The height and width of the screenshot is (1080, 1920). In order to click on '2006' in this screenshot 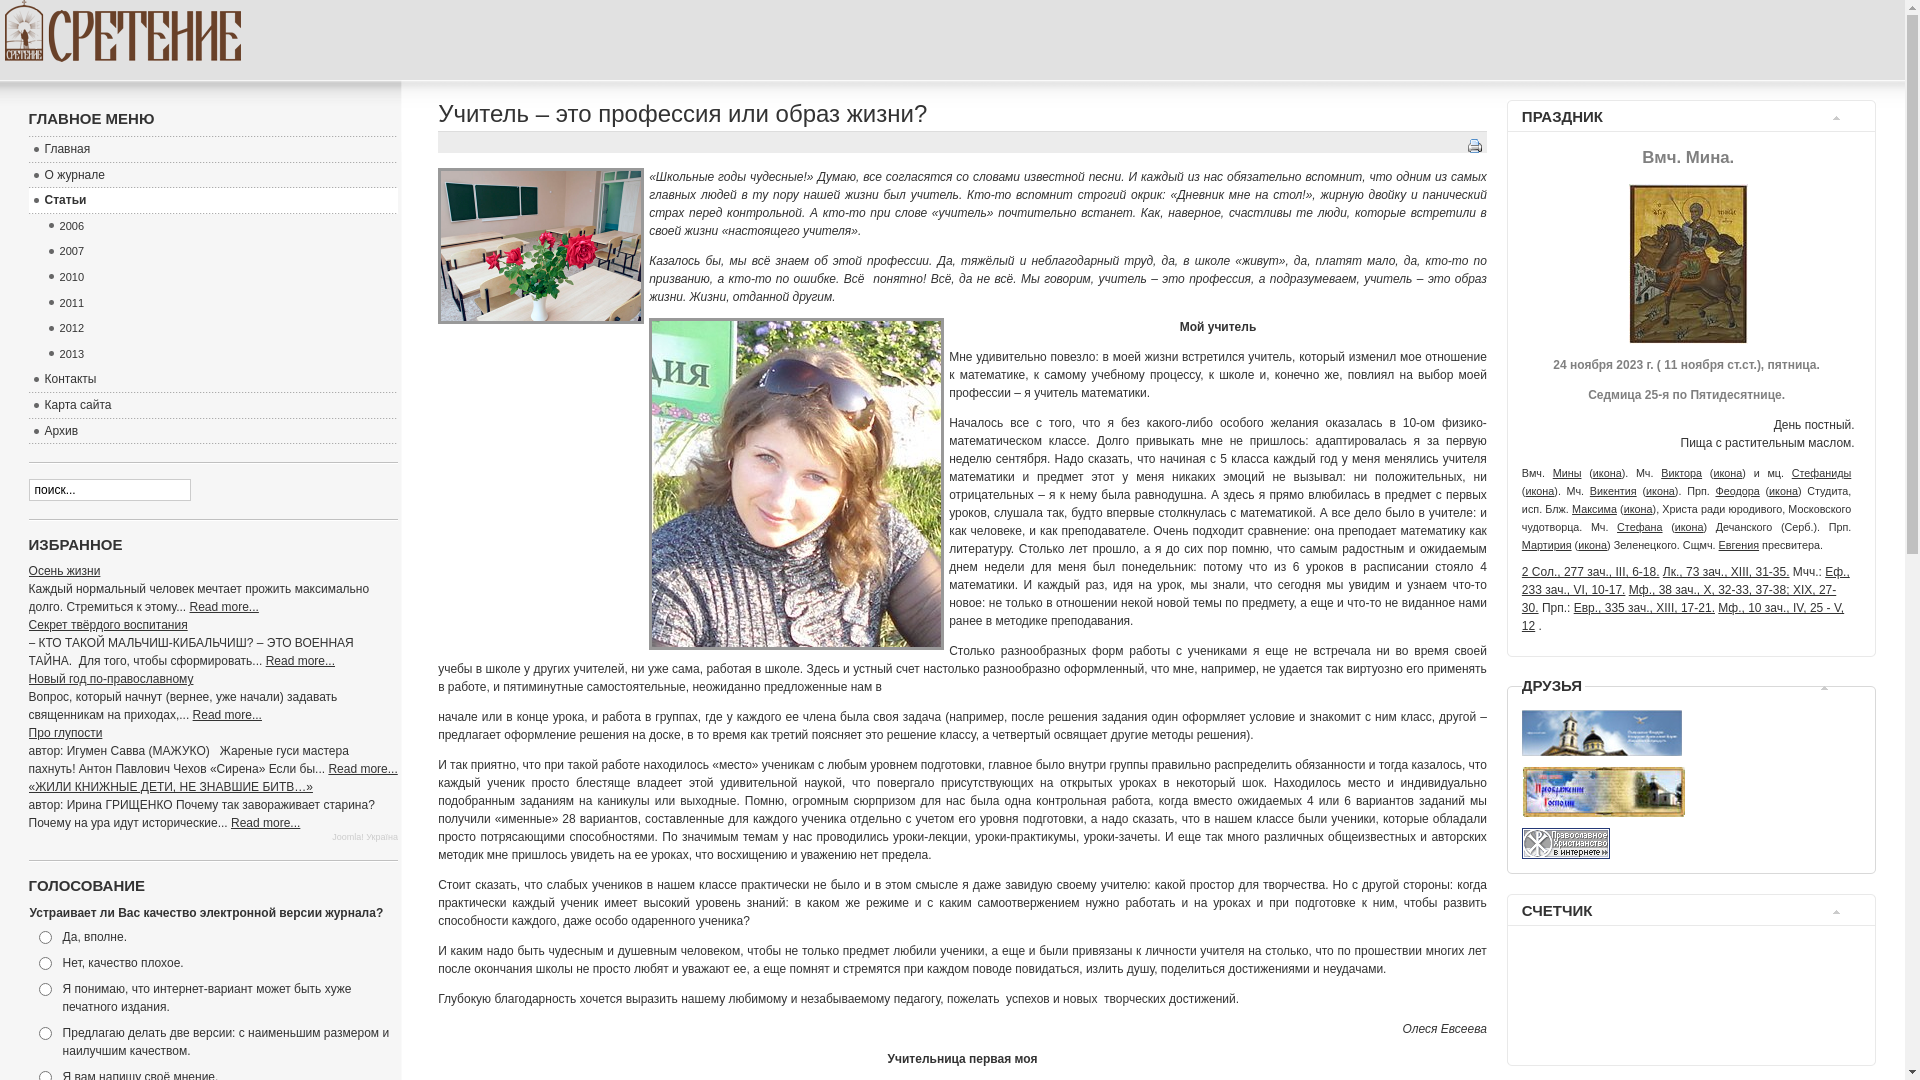, I will do `click(43, 226)`.